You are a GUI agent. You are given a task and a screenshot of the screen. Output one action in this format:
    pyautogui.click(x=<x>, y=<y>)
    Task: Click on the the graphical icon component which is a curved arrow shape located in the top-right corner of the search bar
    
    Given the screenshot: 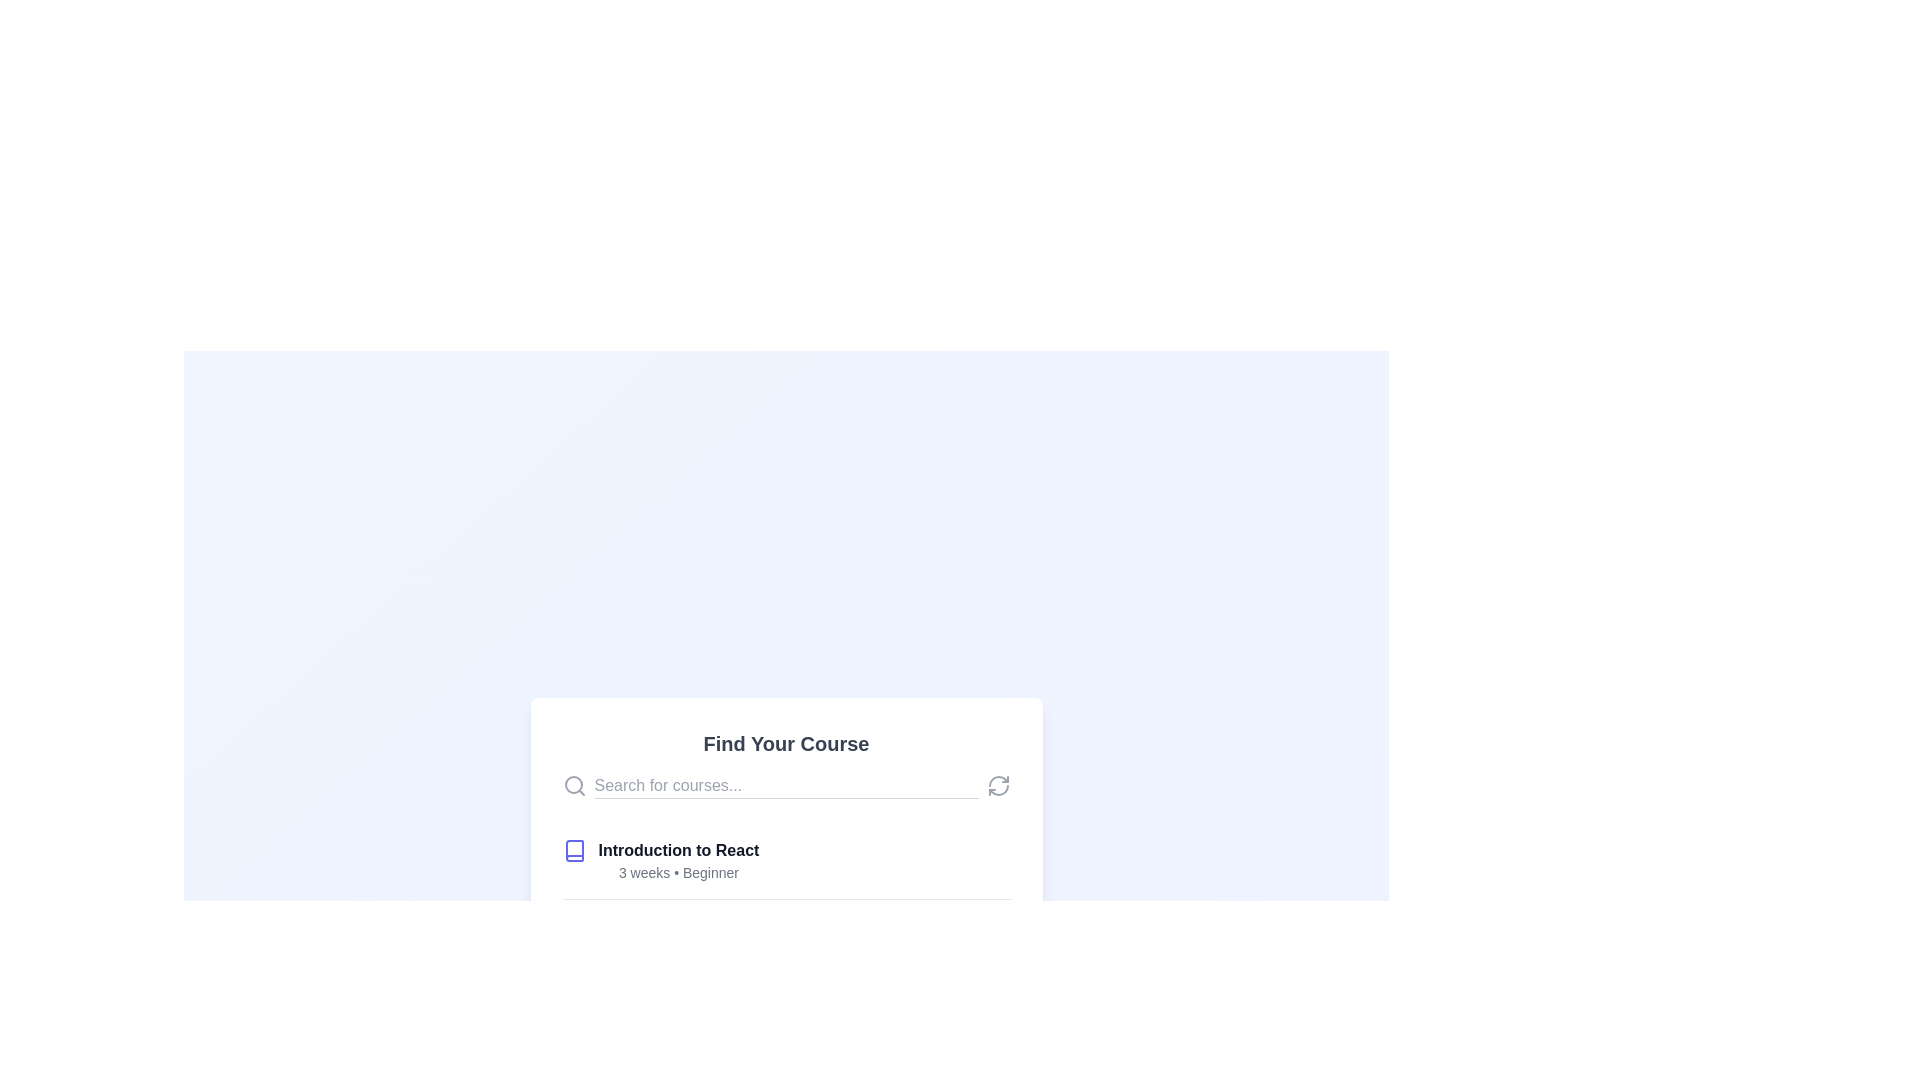 What is the action you would take?
    pyautogui.click(x=998, y=780)
    